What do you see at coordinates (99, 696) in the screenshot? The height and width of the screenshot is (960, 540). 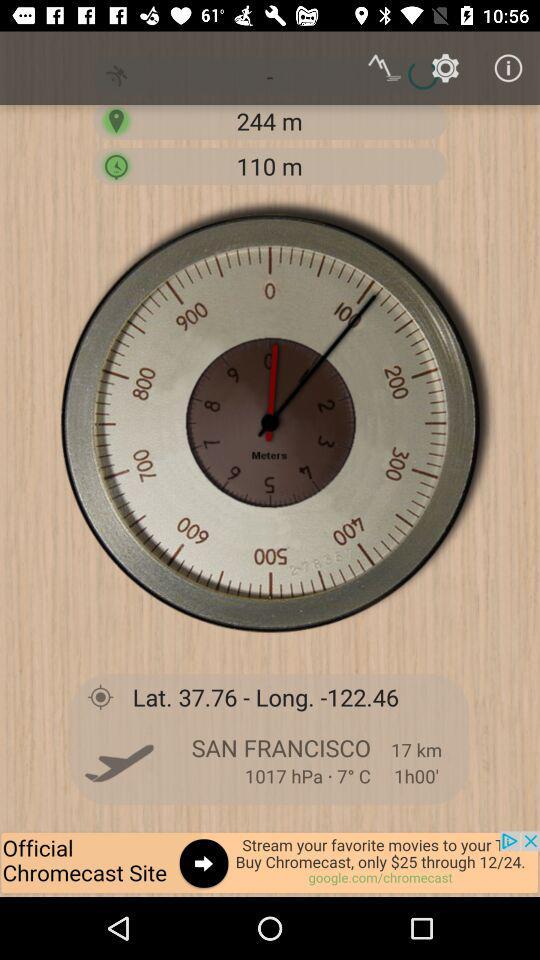 I see `longitude and latitude symbol` at bounding box center [99, 696].